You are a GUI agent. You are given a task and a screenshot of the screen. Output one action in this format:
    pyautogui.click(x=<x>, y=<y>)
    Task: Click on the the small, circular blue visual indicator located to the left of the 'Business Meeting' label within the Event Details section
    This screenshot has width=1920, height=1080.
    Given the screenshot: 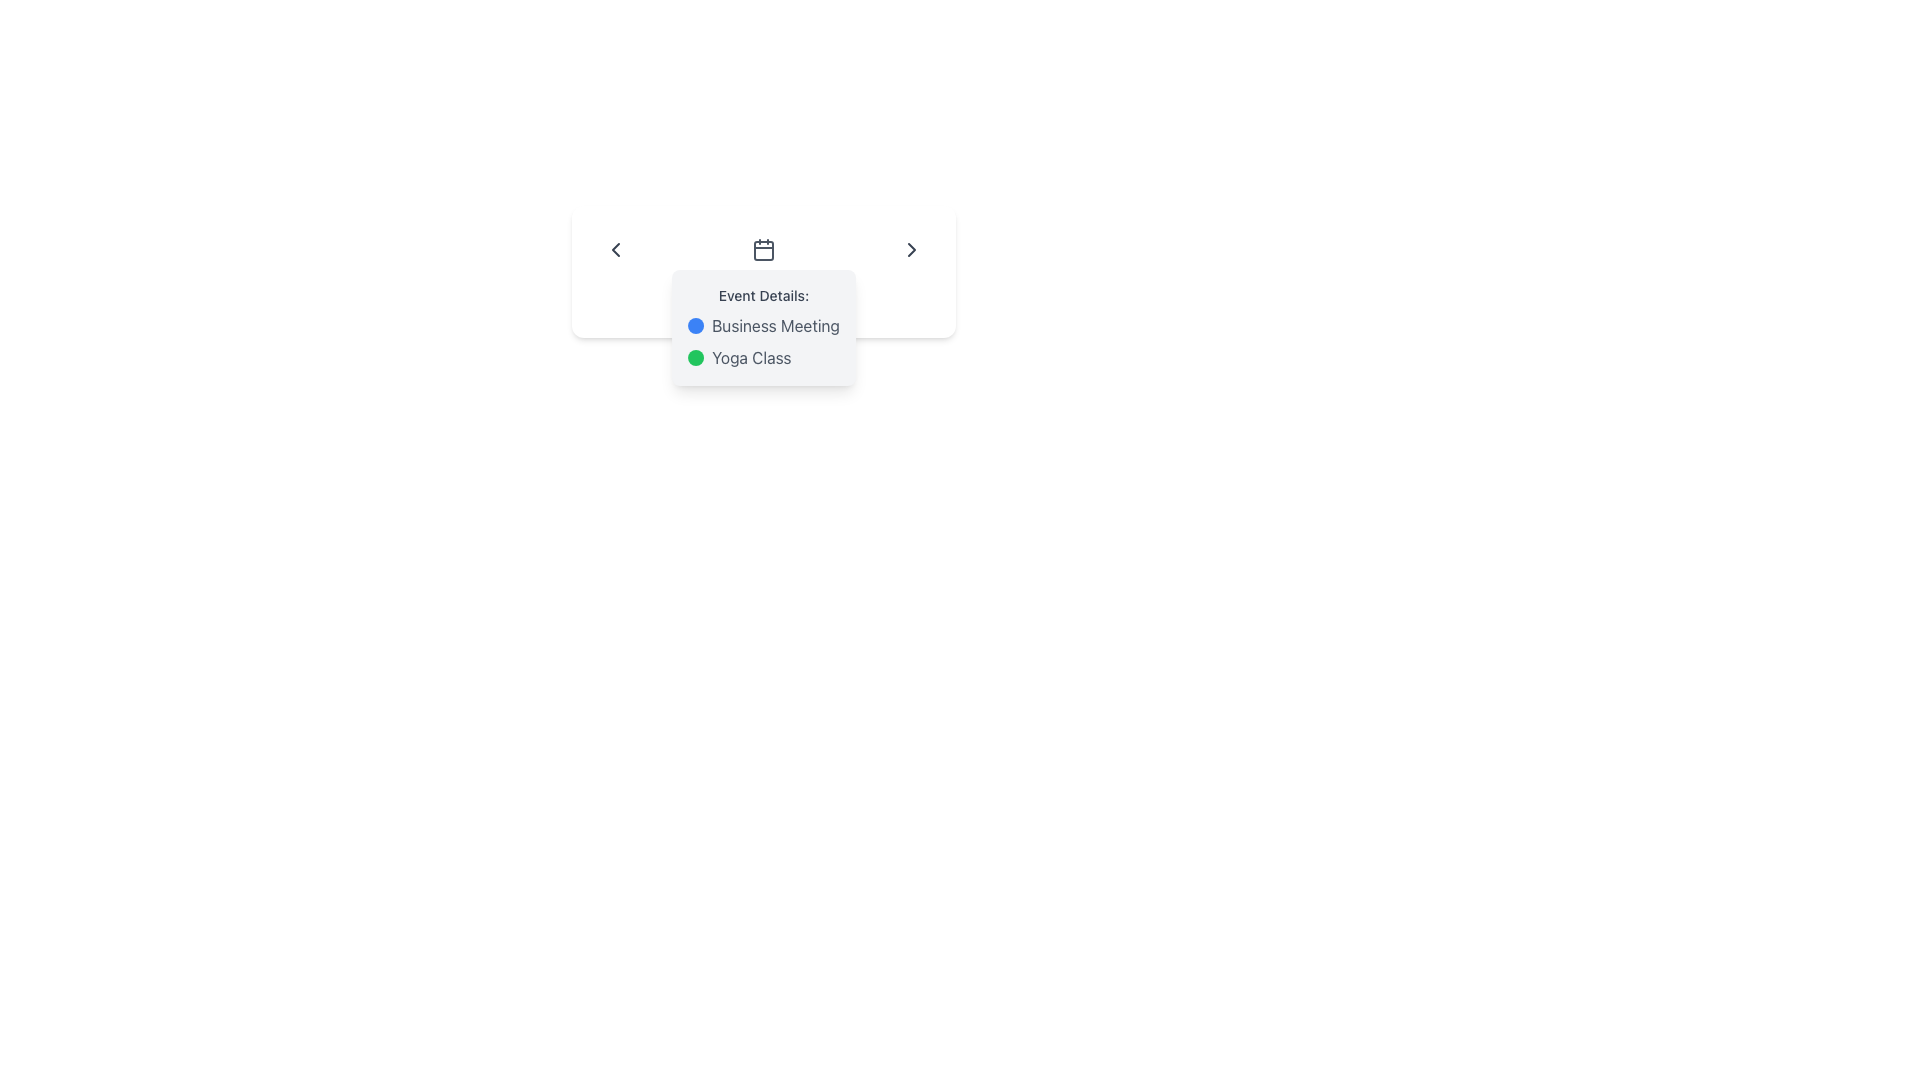 What is the action you would take?
    pyautogui.click(x=696, y=325)
    